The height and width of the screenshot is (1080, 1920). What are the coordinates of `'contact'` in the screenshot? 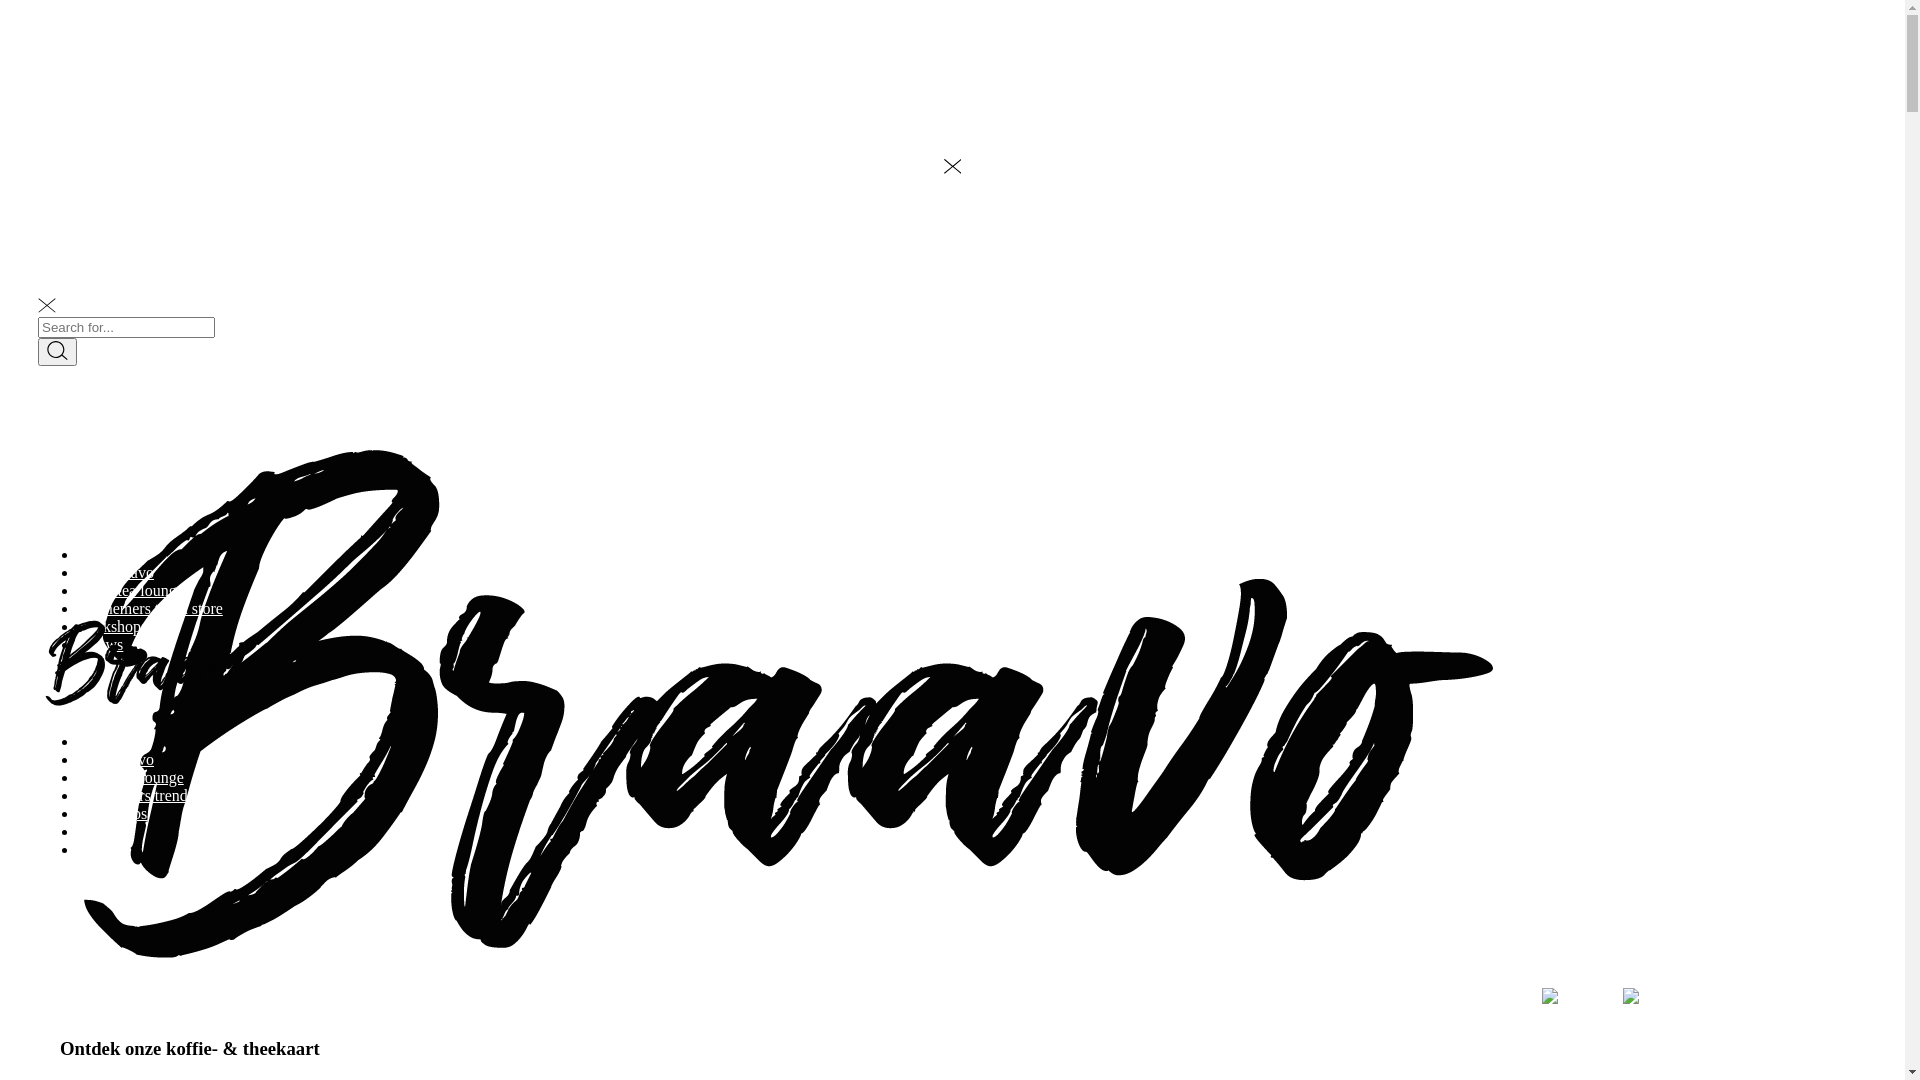 It's located at (99, 662).